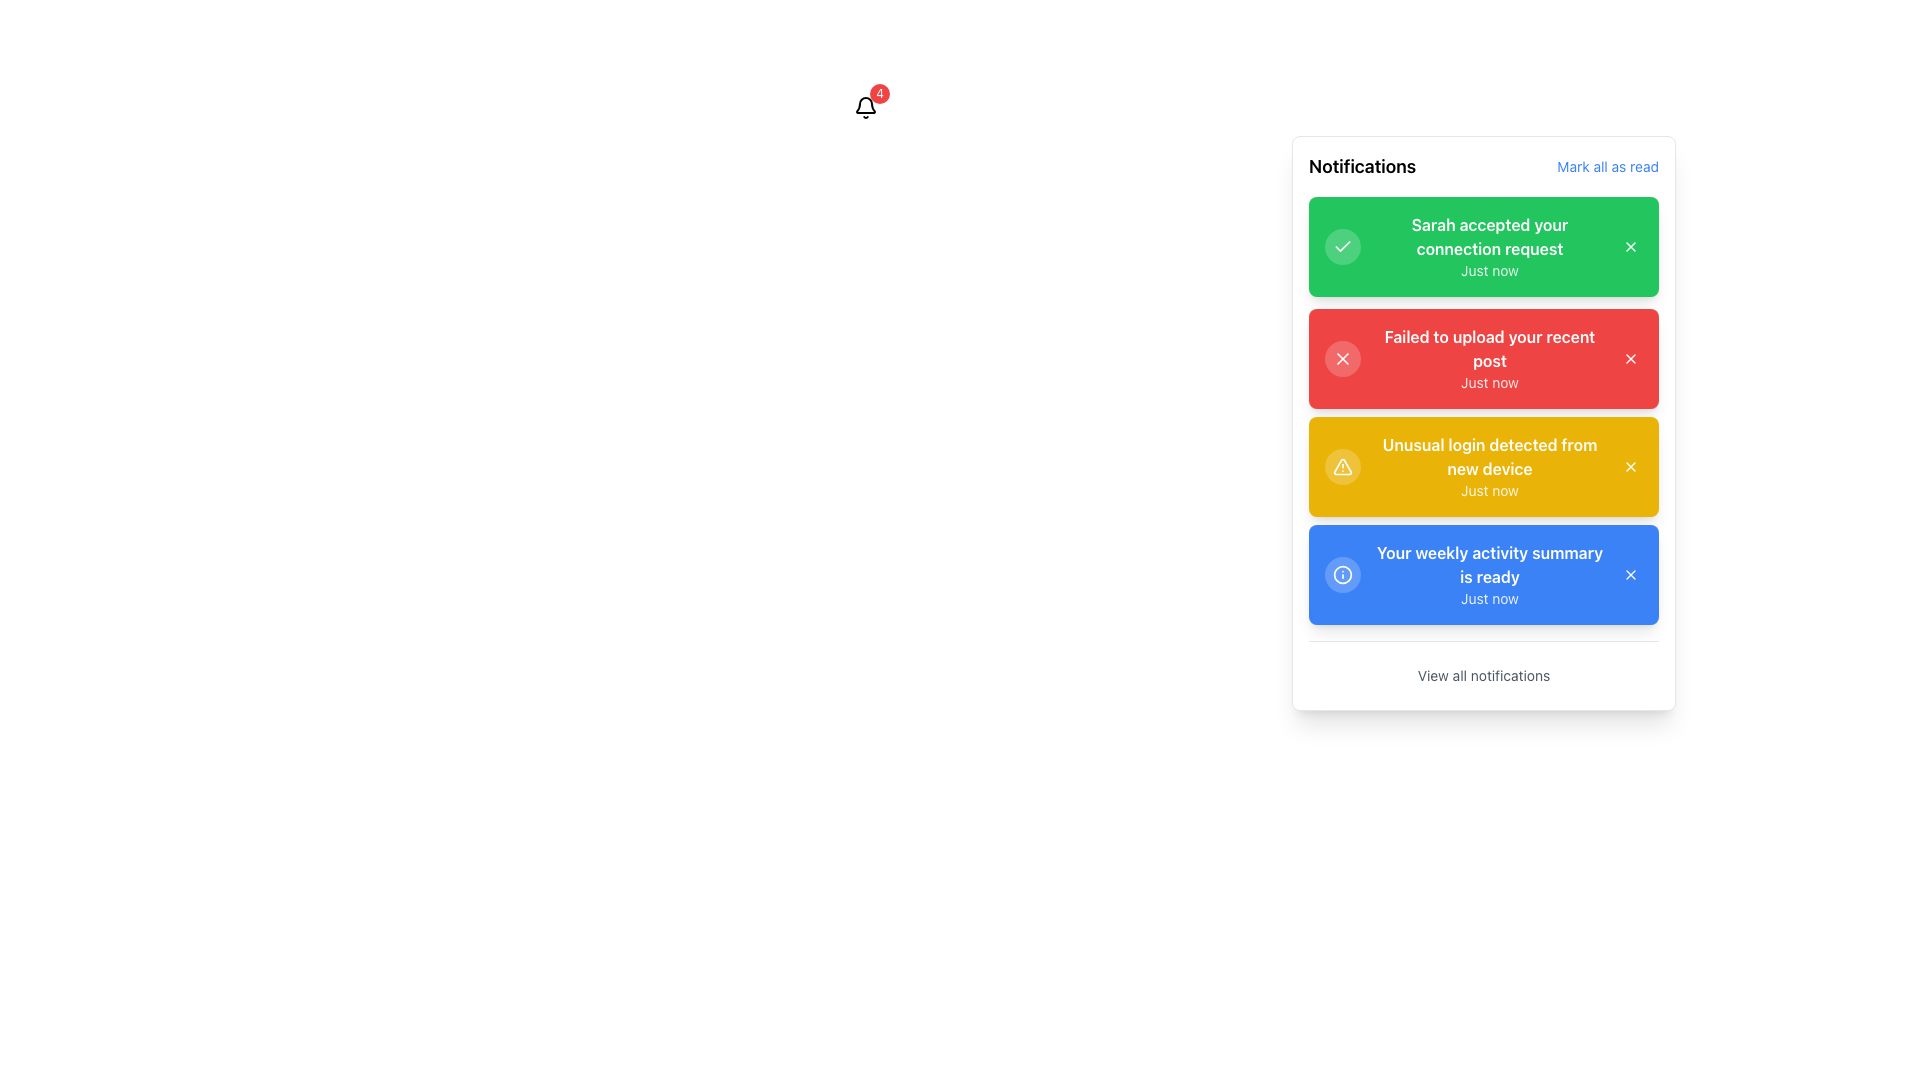  What do you see at coordinates (1631, 245) in the screenshot?
I see `the close button for the notification that says 'Sarah accepted your connection request'` at bounding box center [1631, 245].